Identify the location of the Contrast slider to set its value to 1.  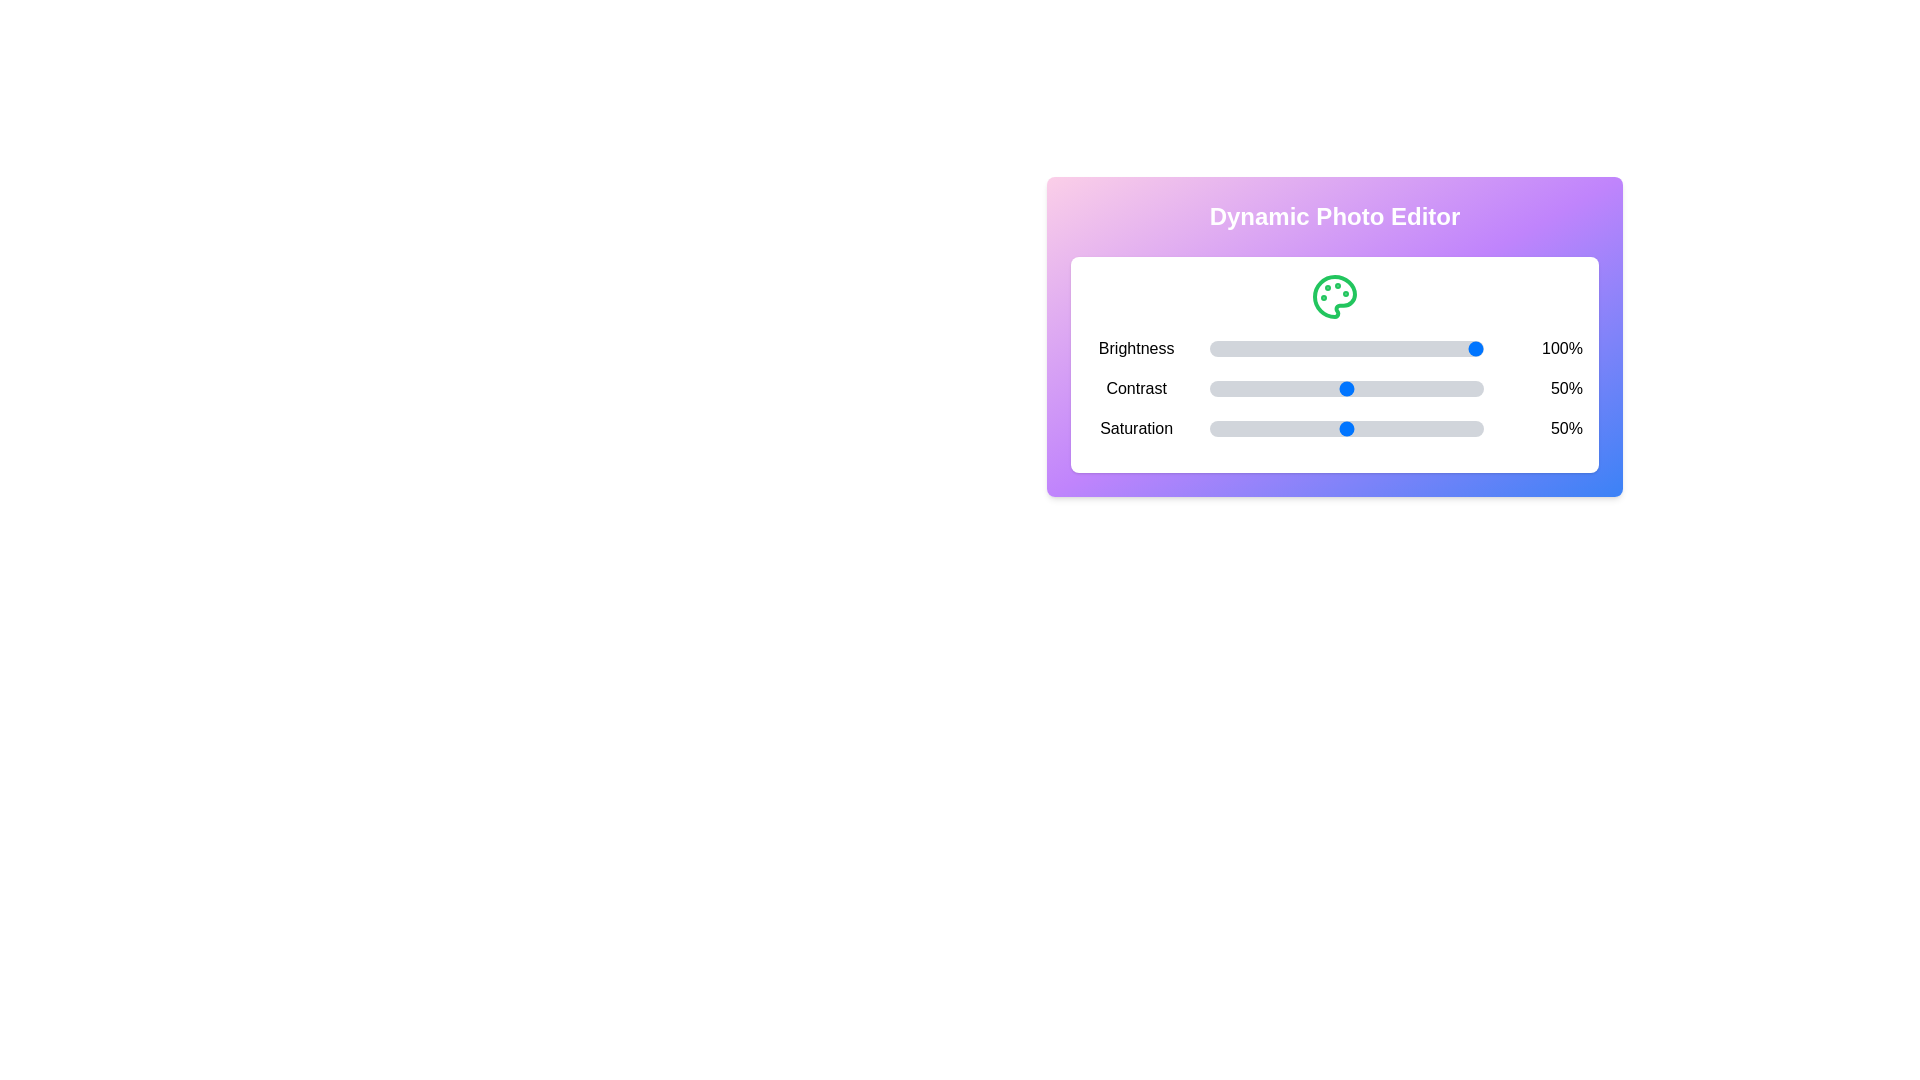
(1212, 389).